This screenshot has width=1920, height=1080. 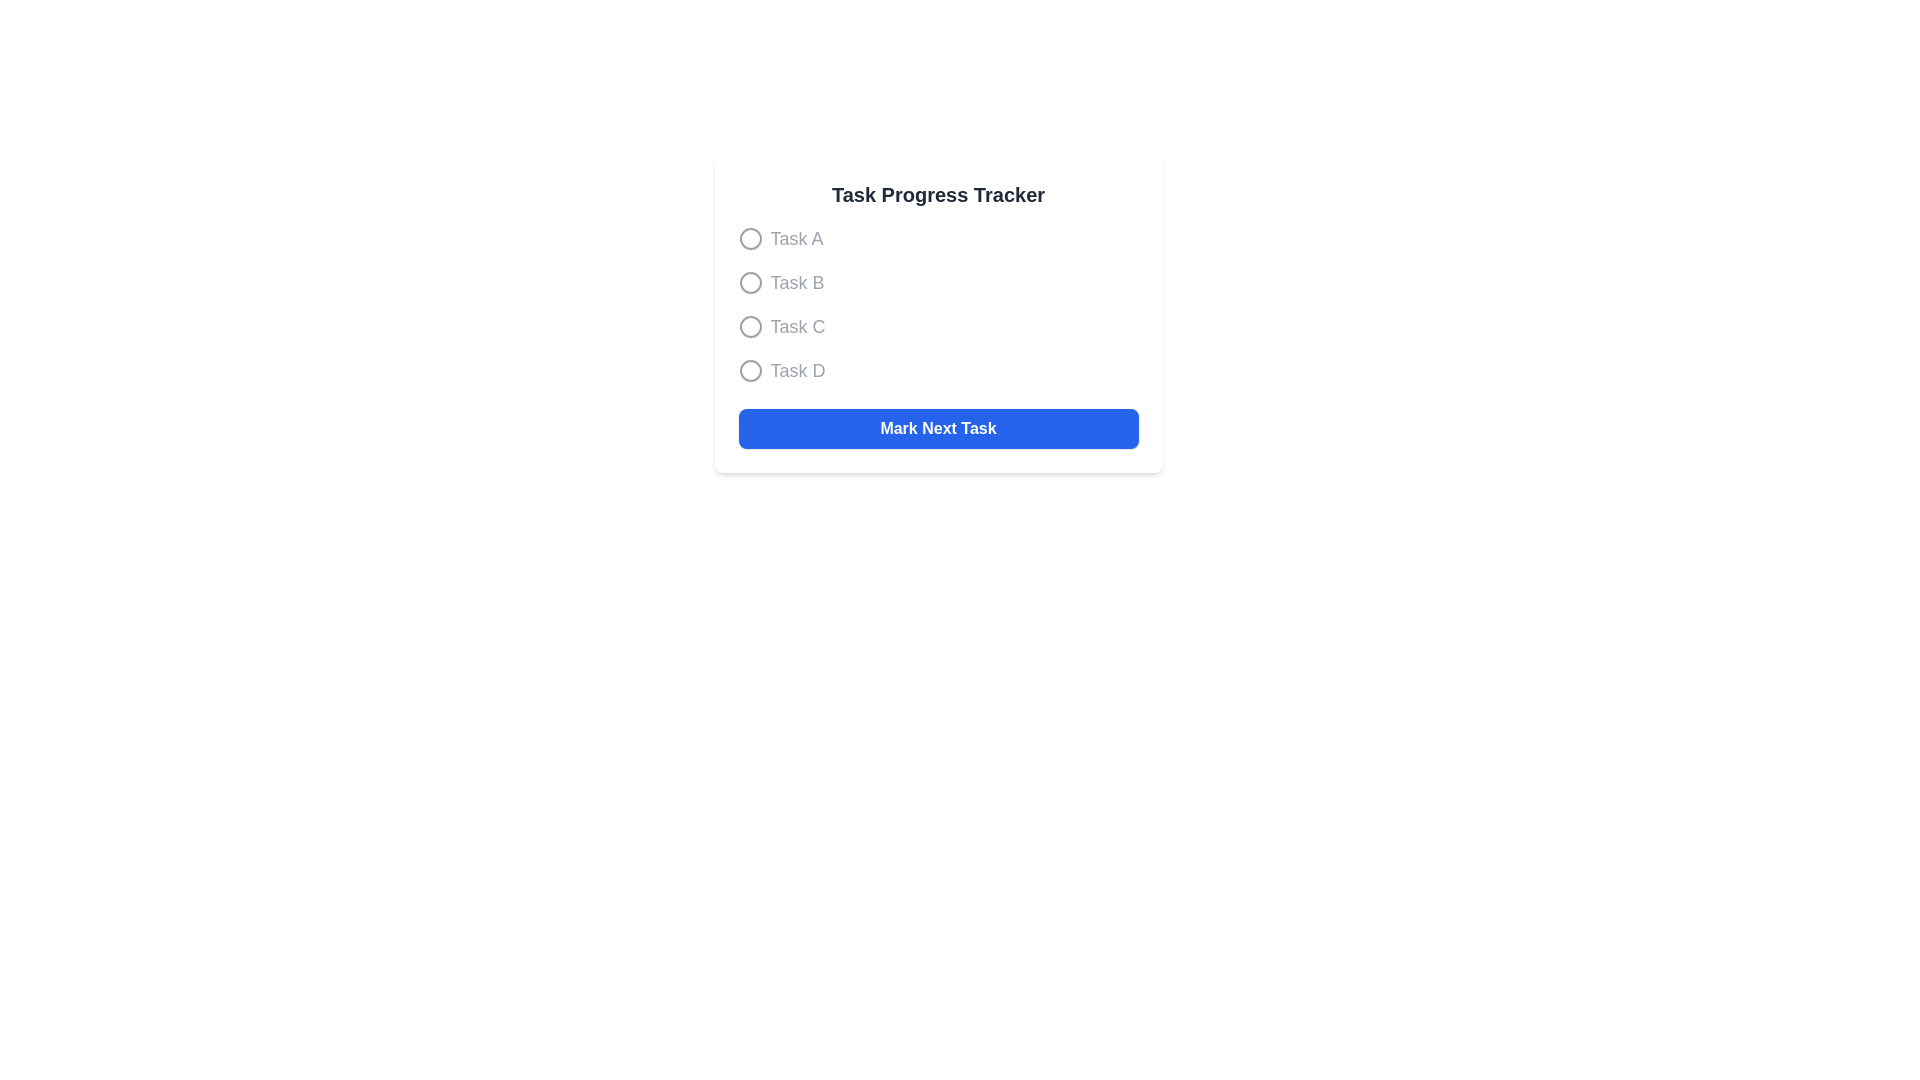 I want to click on the radio button or selection indicator for 'Task C' in the Task Progress Tracker, so click(x=749, y=326).